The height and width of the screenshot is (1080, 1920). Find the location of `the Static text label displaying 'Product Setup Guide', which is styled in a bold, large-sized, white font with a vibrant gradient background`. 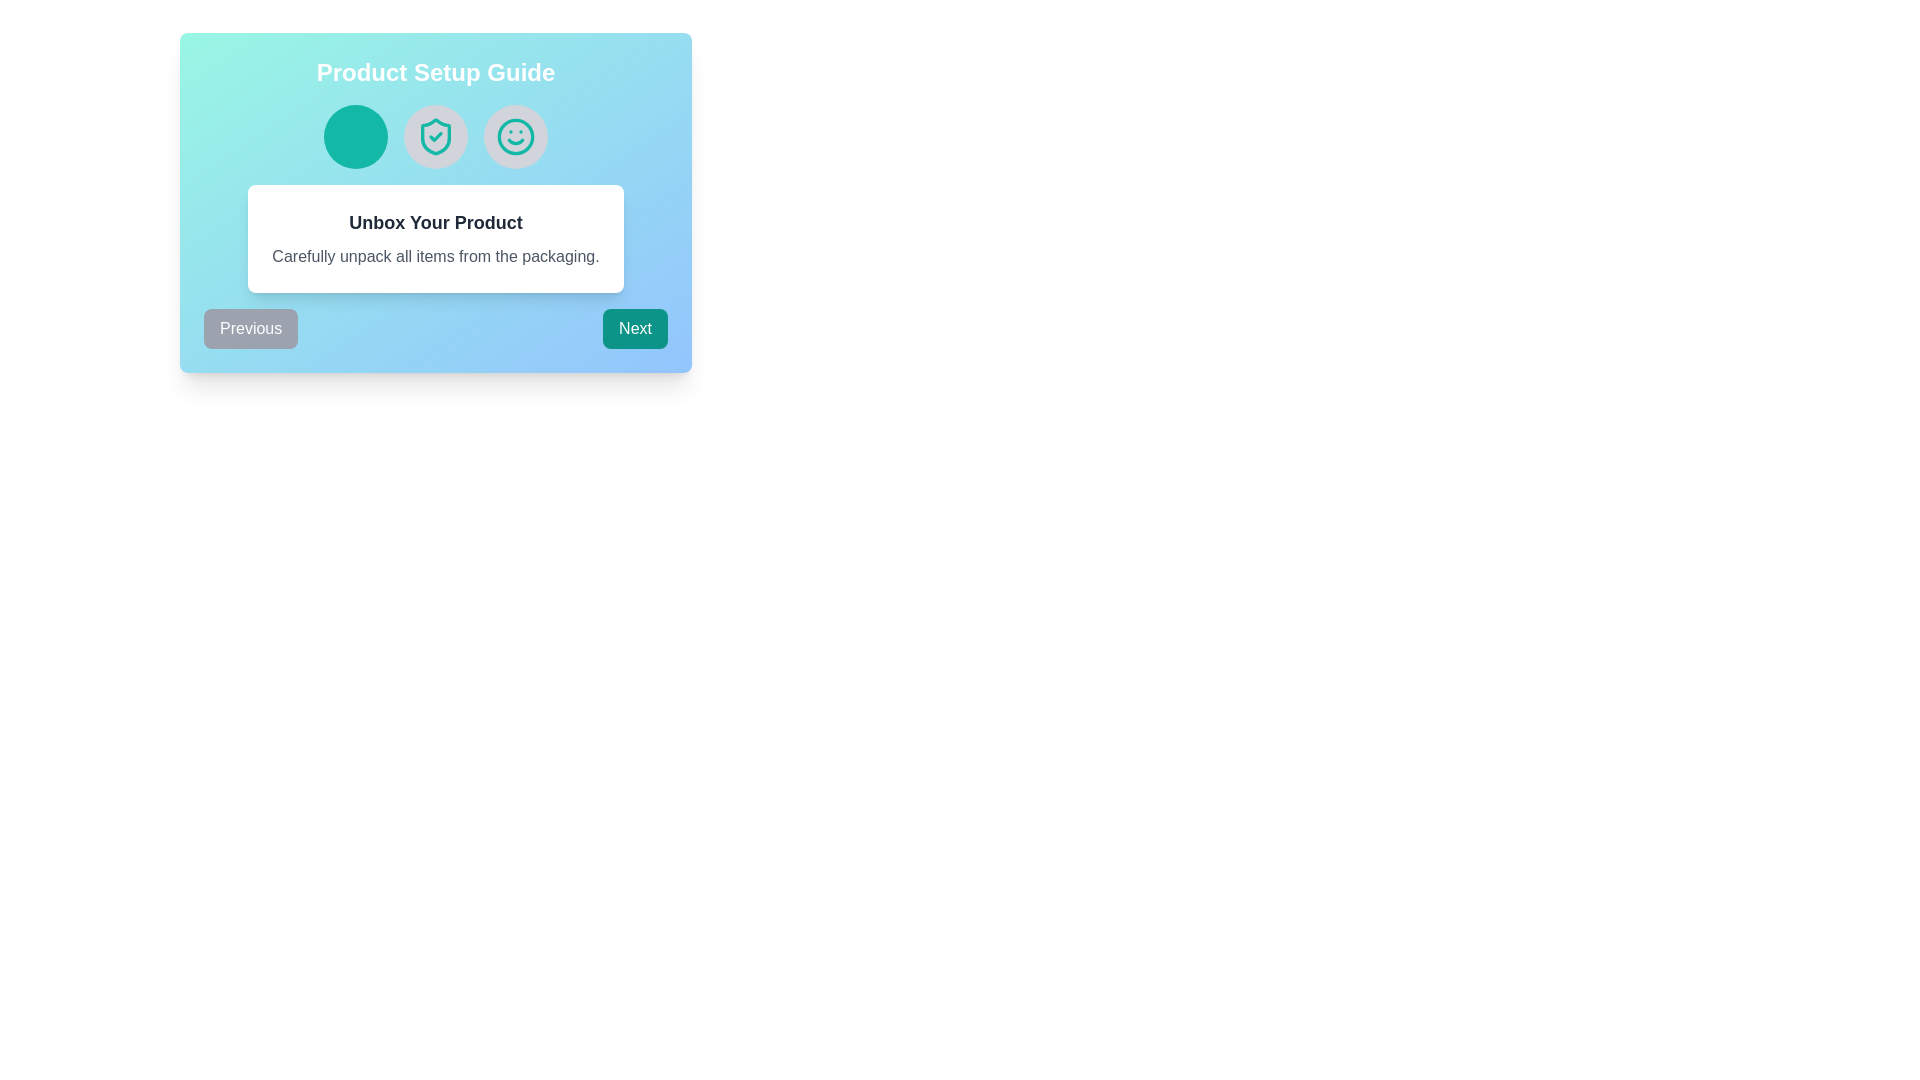

the Static text label displaying 'Product Setup Guide', which is styled in a bold, large-sized, white font with a vibrant gradient background is located at coordinates (435, 72).